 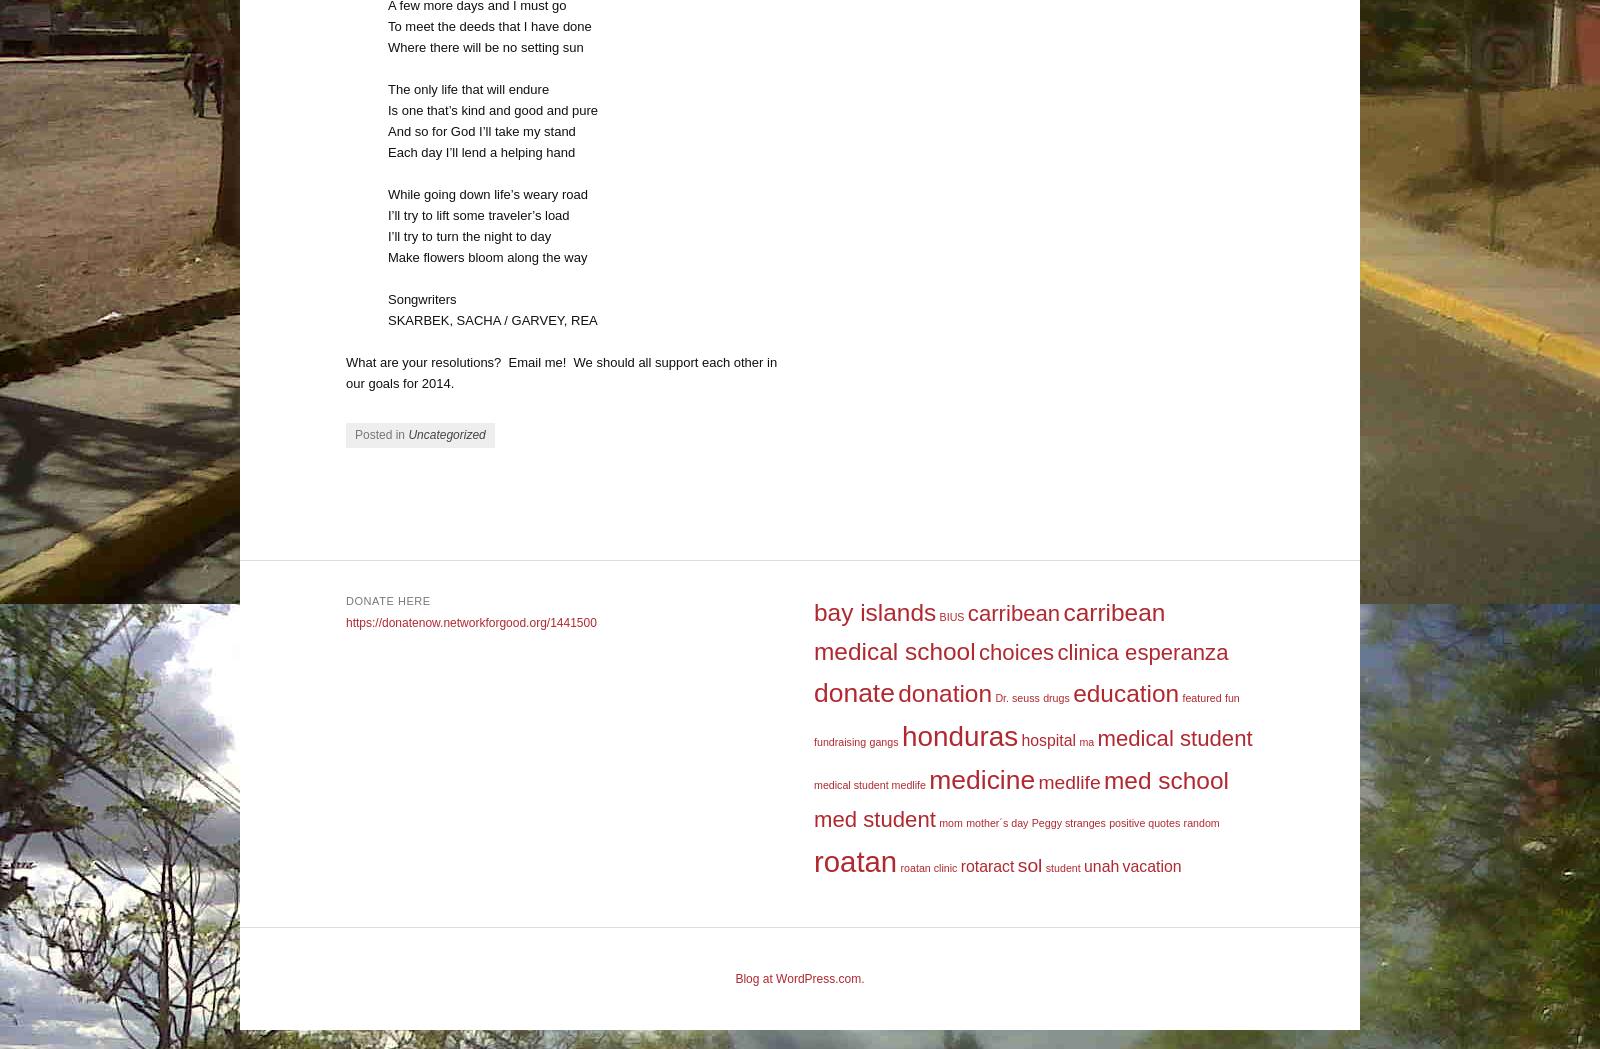 What do you see at coordinates (966, 612) in the screenshot?
I see `'carribean'` at bounding box center [966, 612].